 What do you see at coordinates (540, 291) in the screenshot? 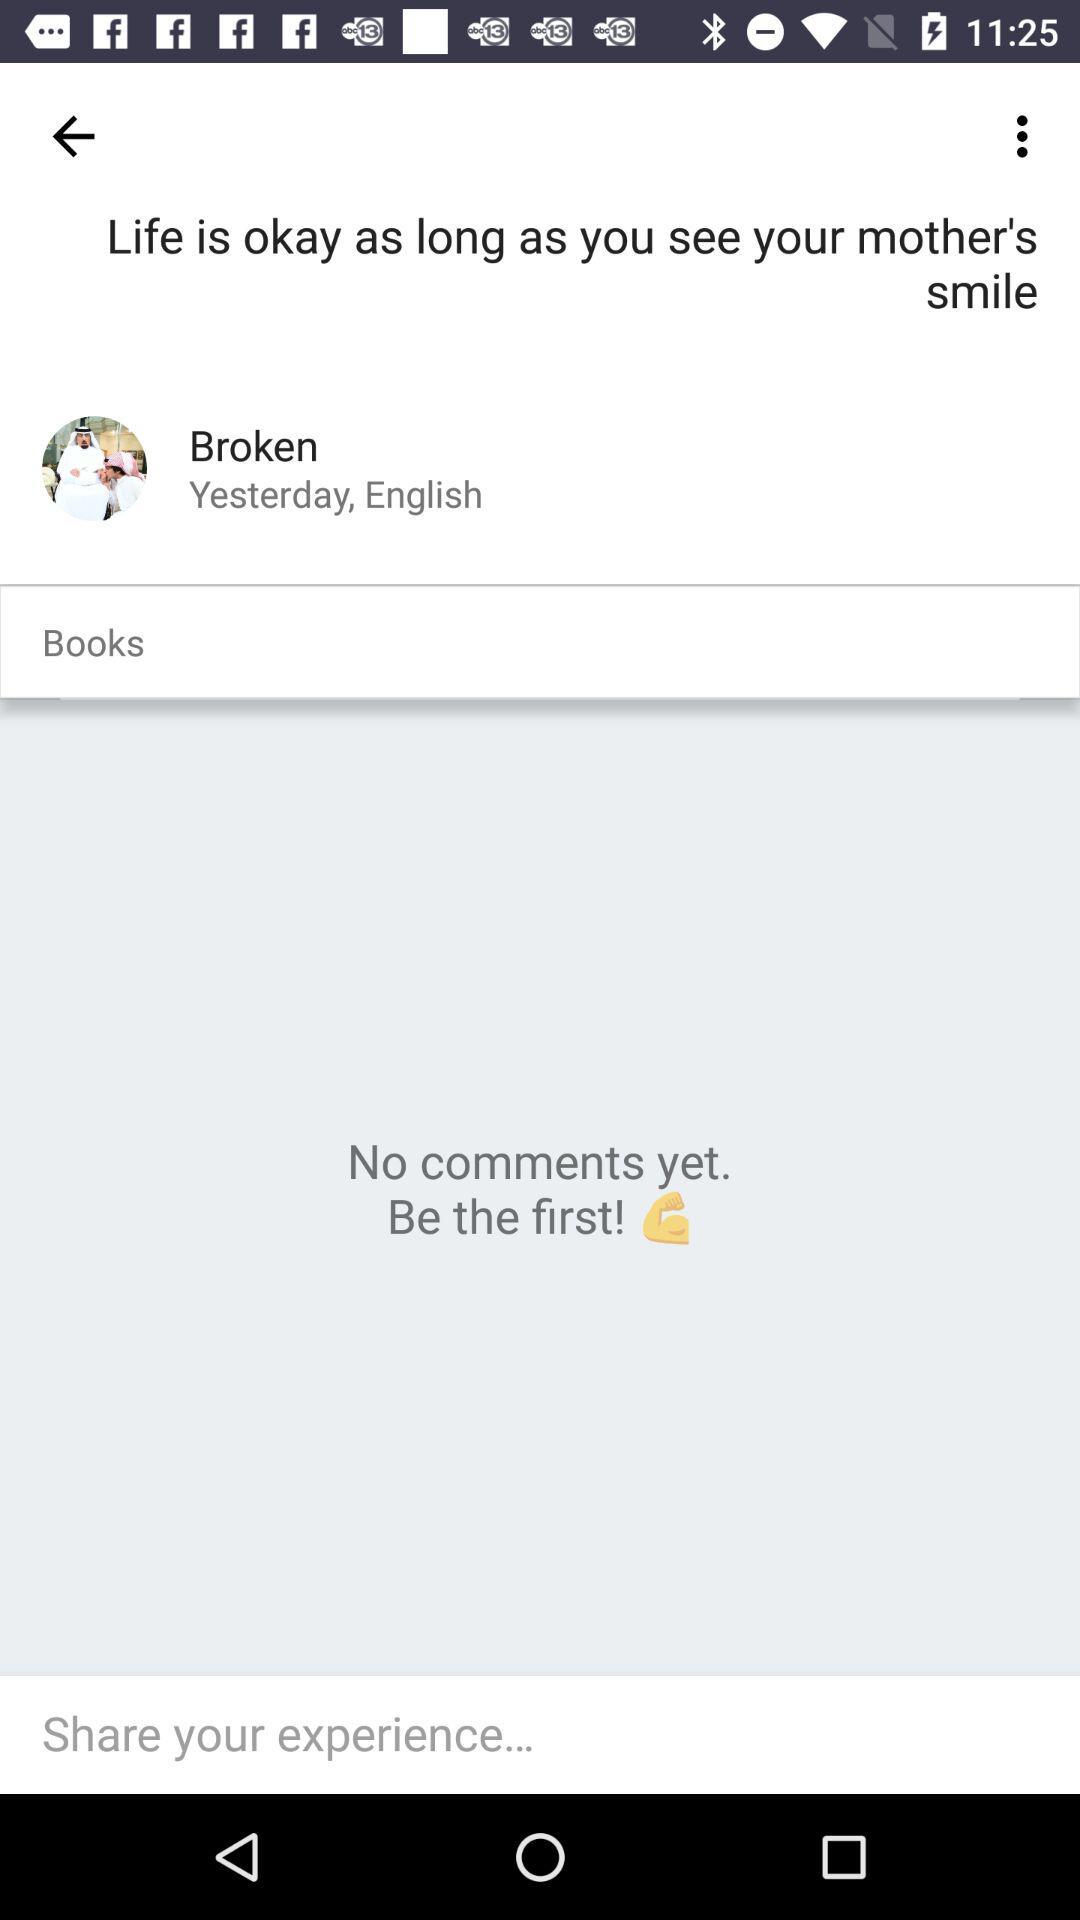
I see `life is okay` at bounding box center [540, 291].